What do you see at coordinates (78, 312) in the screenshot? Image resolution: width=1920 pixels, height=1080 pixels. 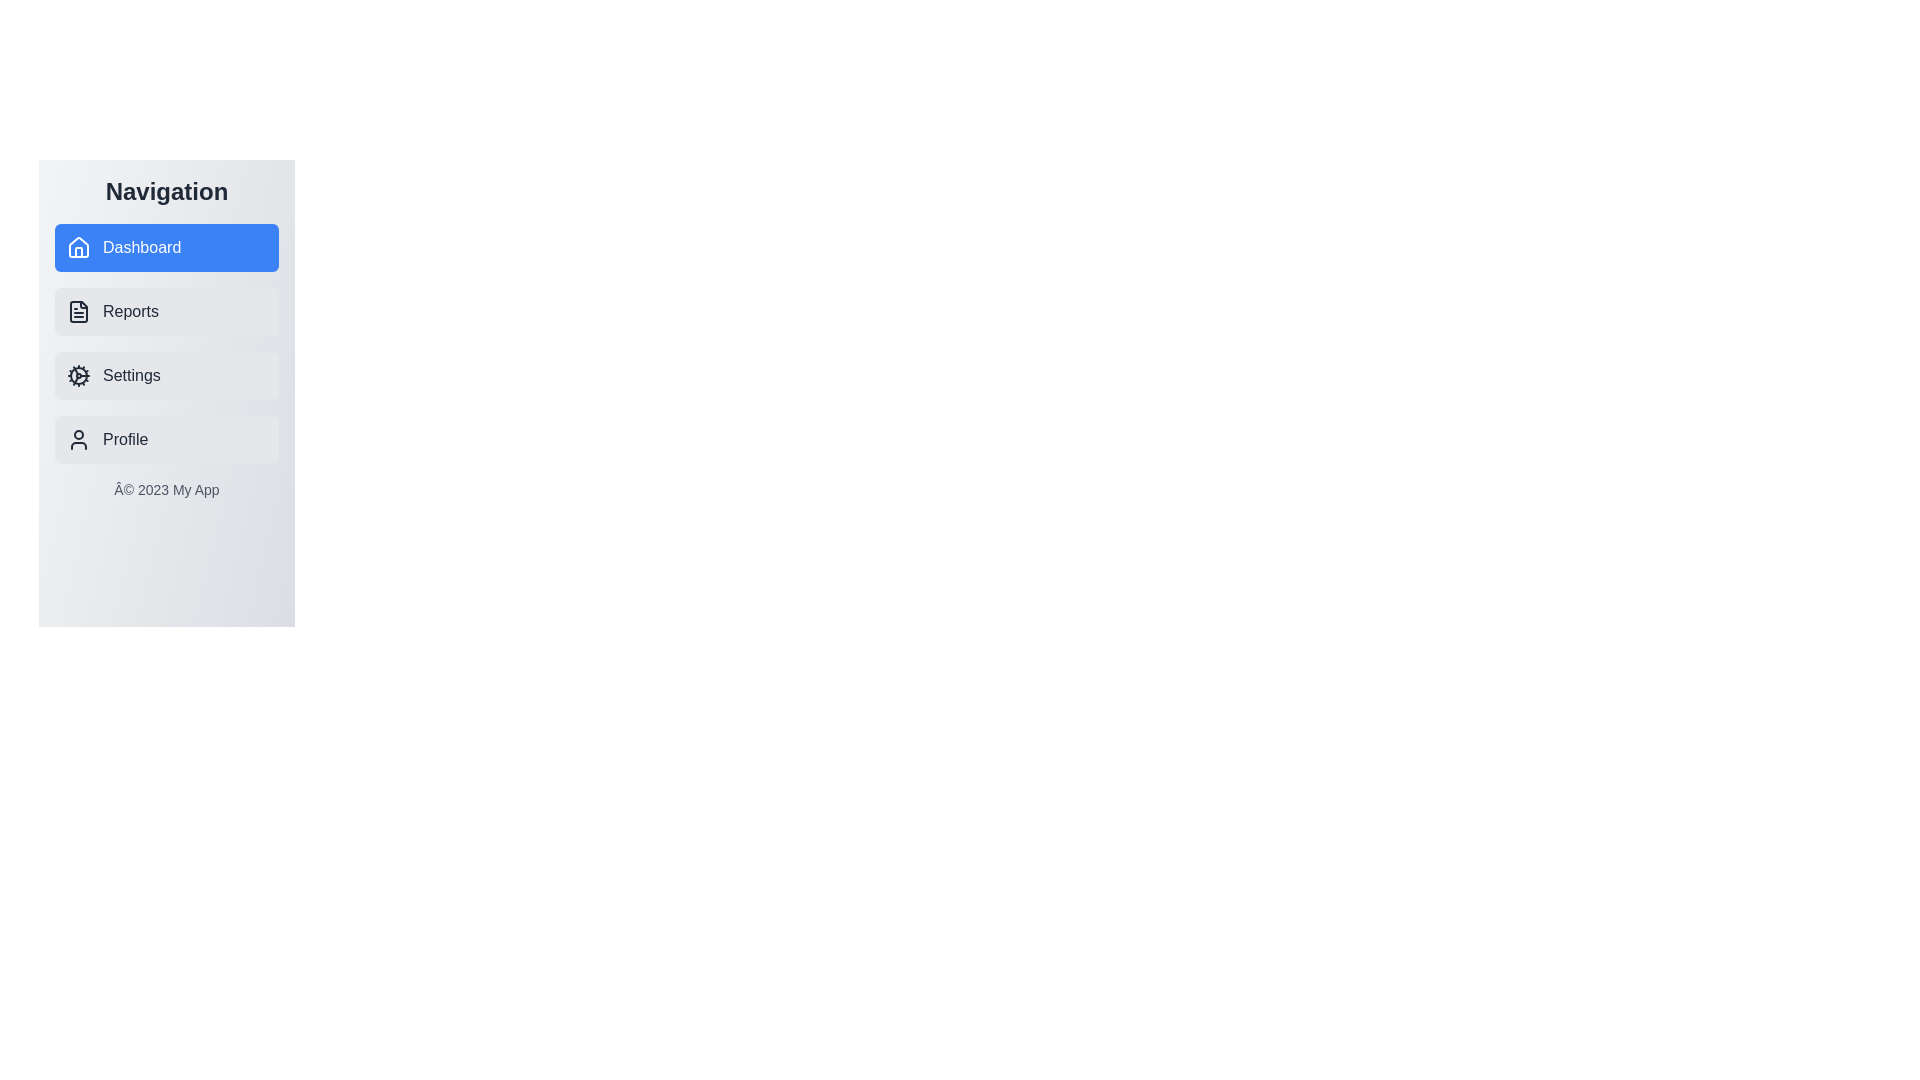 I see `the 'Reports' icon in the navigation sidebar` at bounding box center [78, 312].